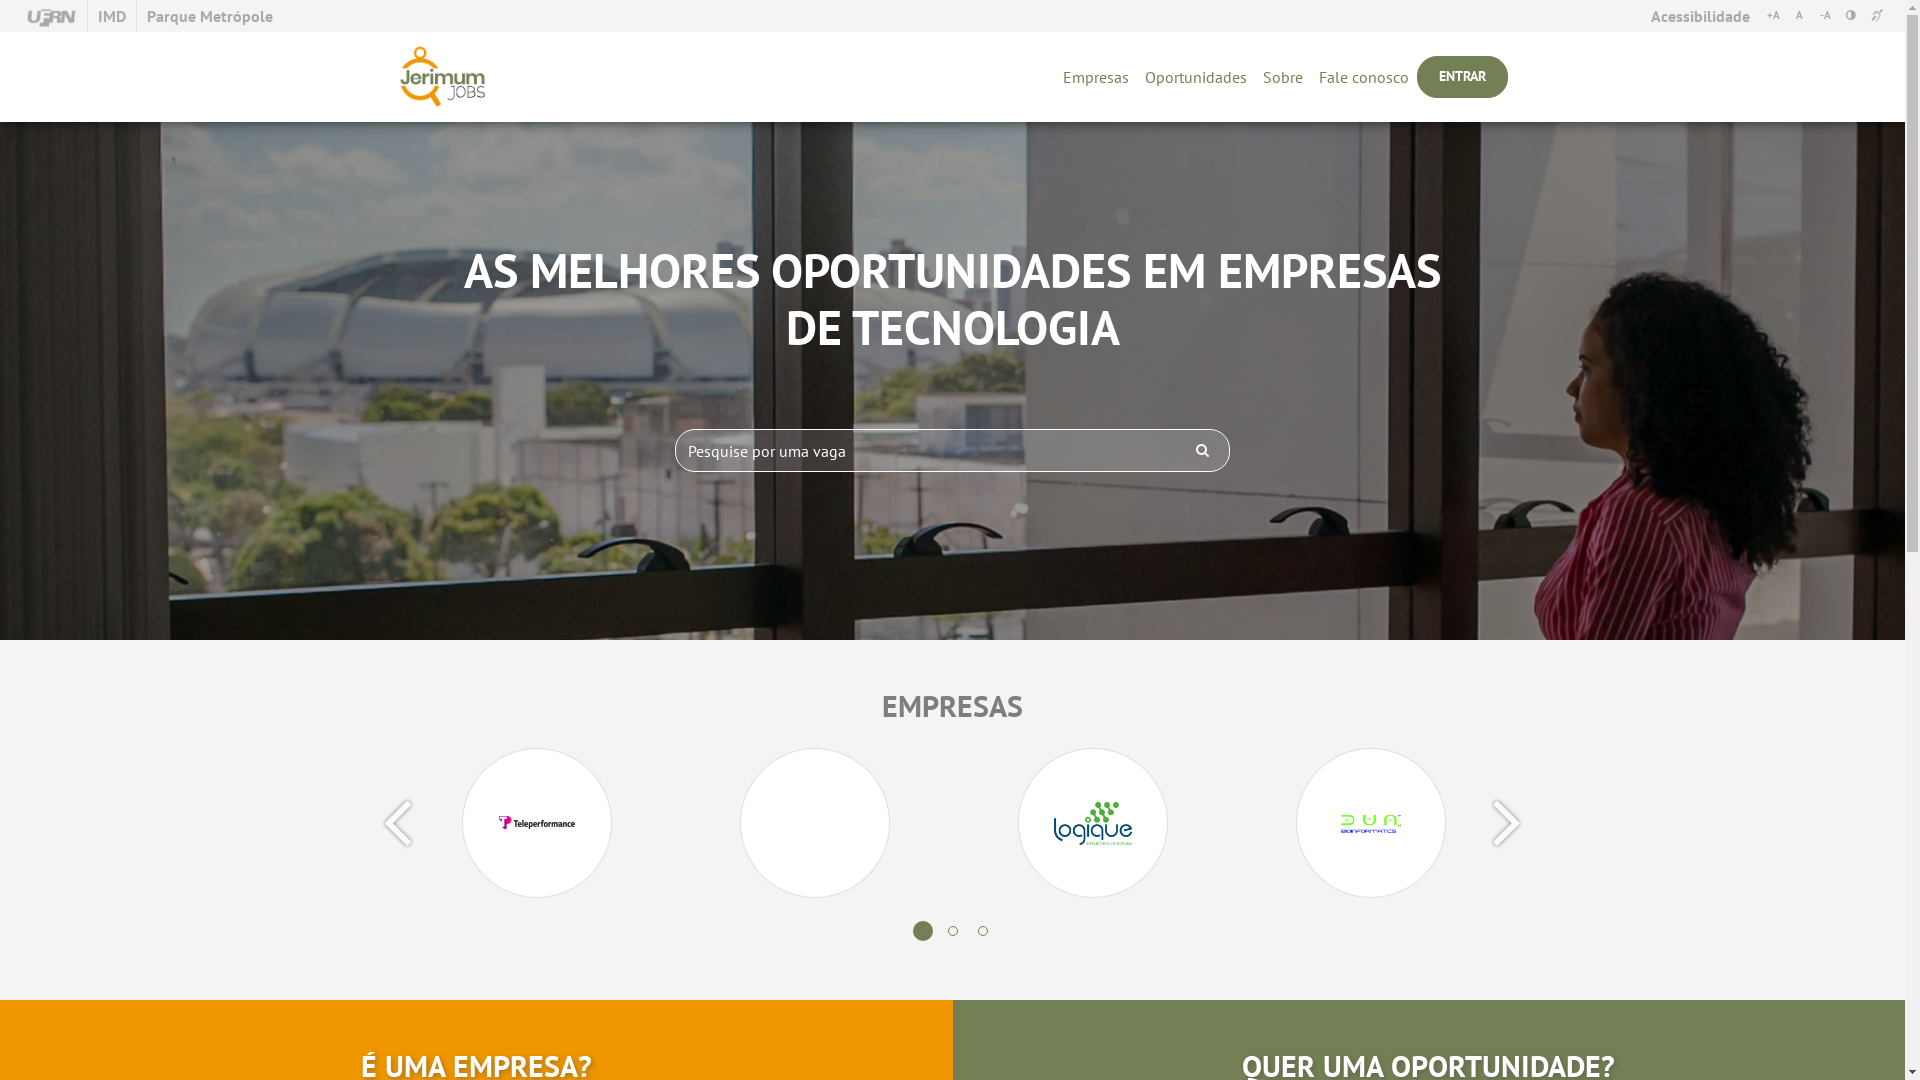 The width and height of the screenshot is (1920, 1080). I want to click on 'IMD', so click(85, 15).